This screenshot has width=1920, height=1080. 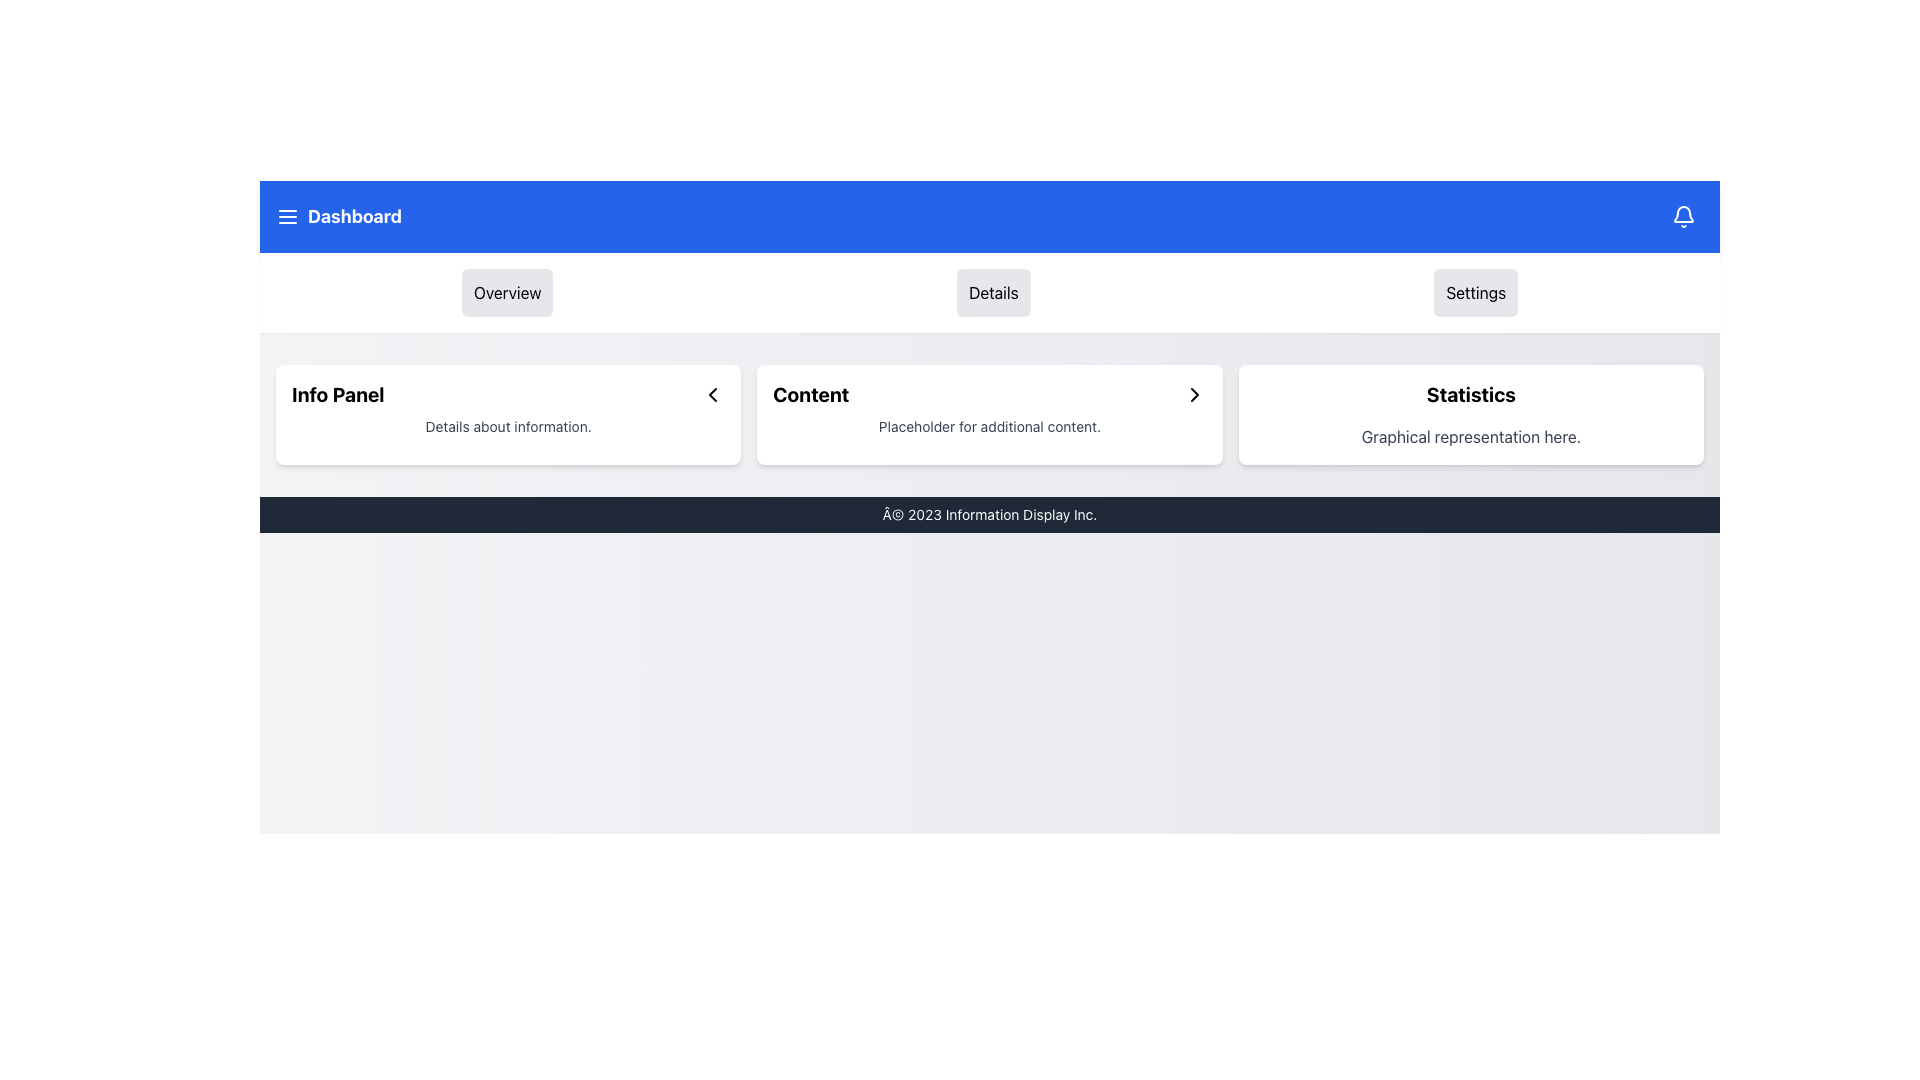 What do you see at coordinates (713, 394) in the screenshot?
I see `the SVG icon resembling a leftward pointing chevron located to the right of the 'Info Panel' header` at bounding box center [713, 394].